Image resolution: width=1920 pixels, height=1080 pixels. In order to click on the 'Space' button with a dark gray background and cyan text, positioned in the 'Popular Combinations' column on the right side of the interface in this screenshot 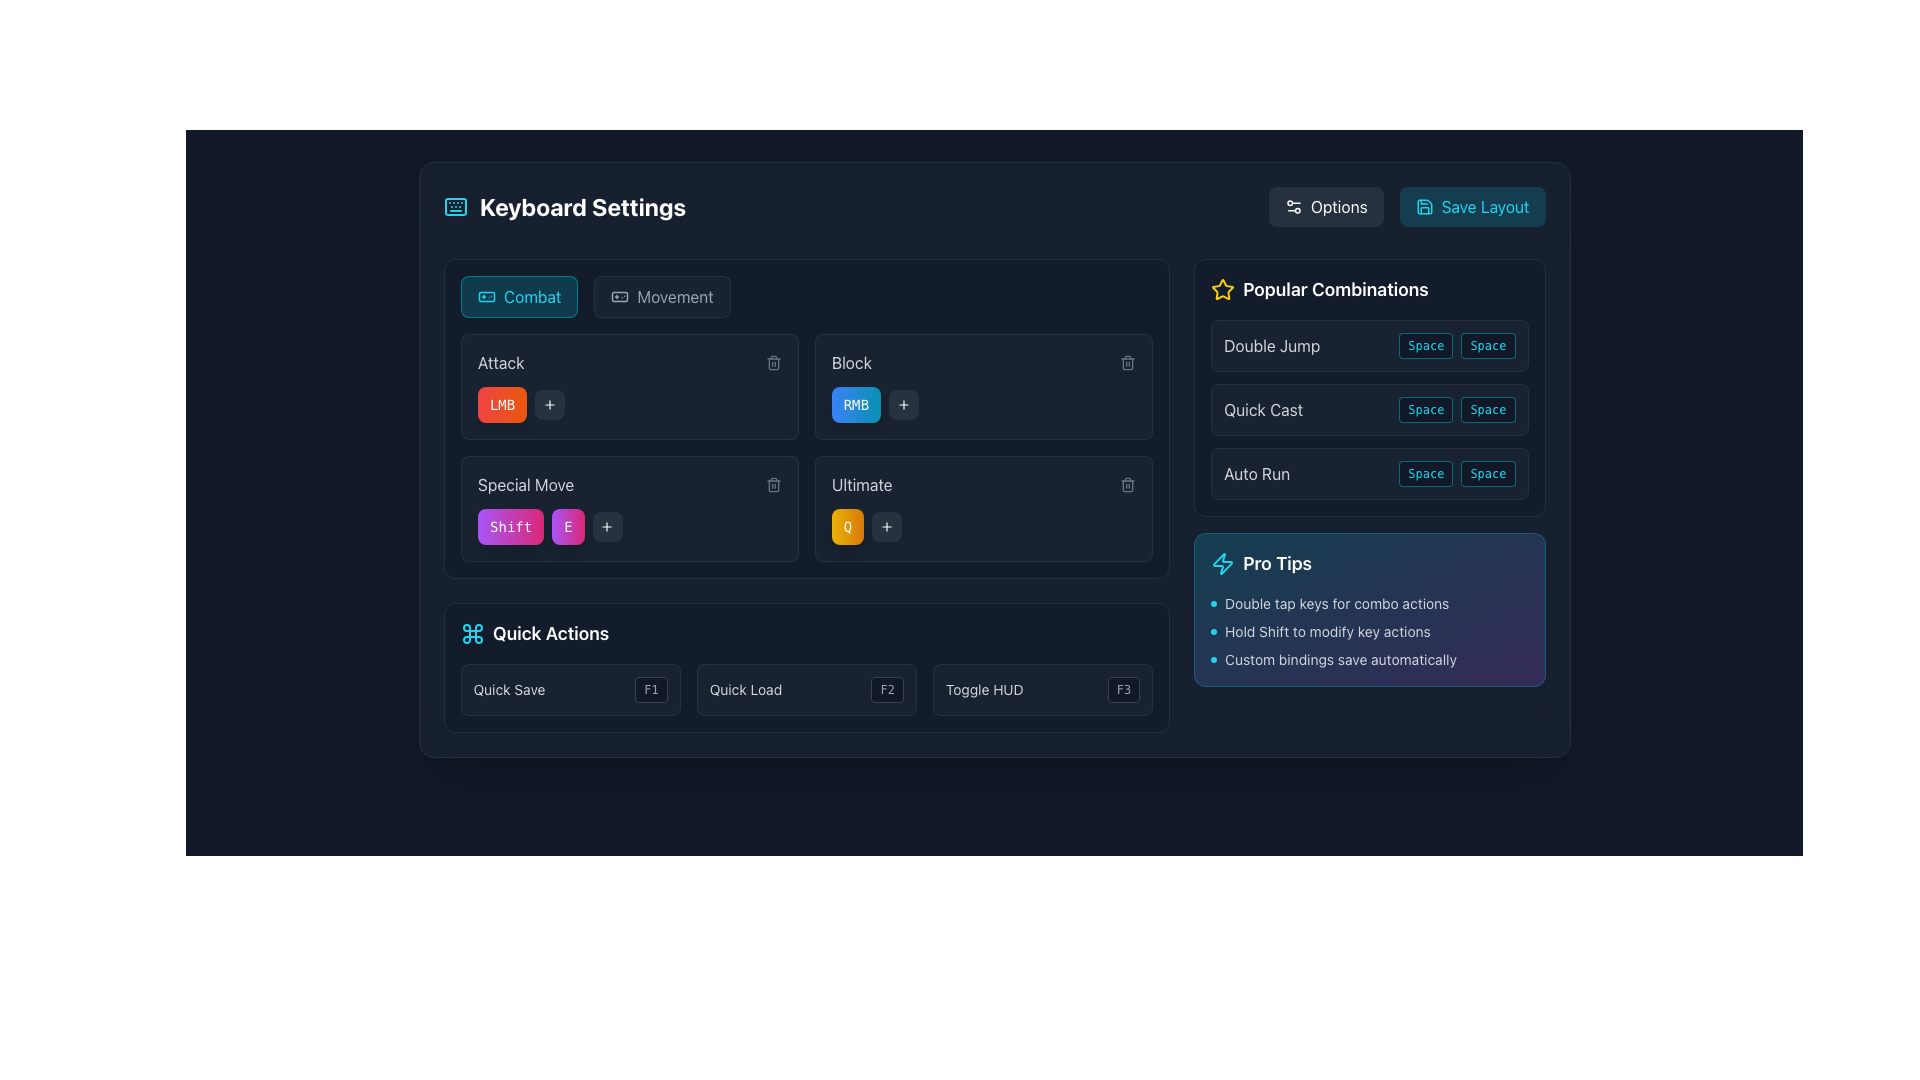, I will do `click(1425, 474)`.